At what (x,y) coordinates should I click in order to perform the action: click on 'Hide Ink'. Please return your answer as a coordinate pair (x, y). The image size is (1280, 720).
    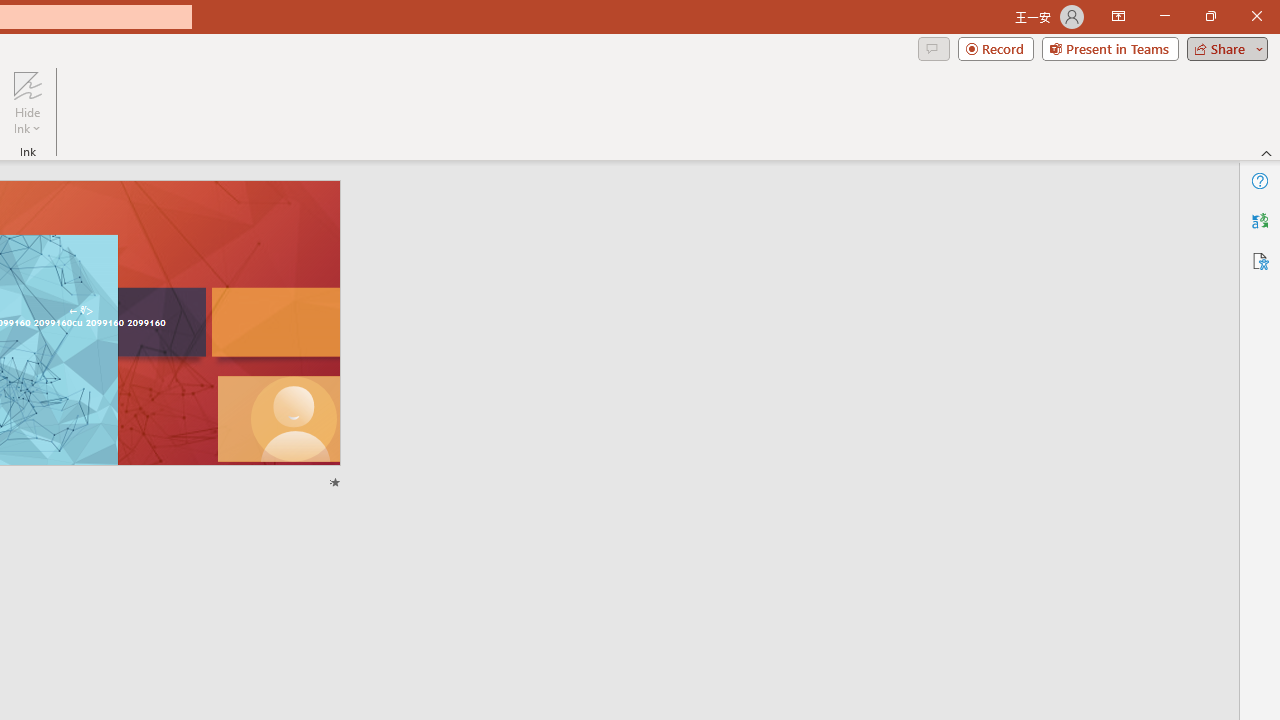
    Looking at the image, I should click on (27, 84).